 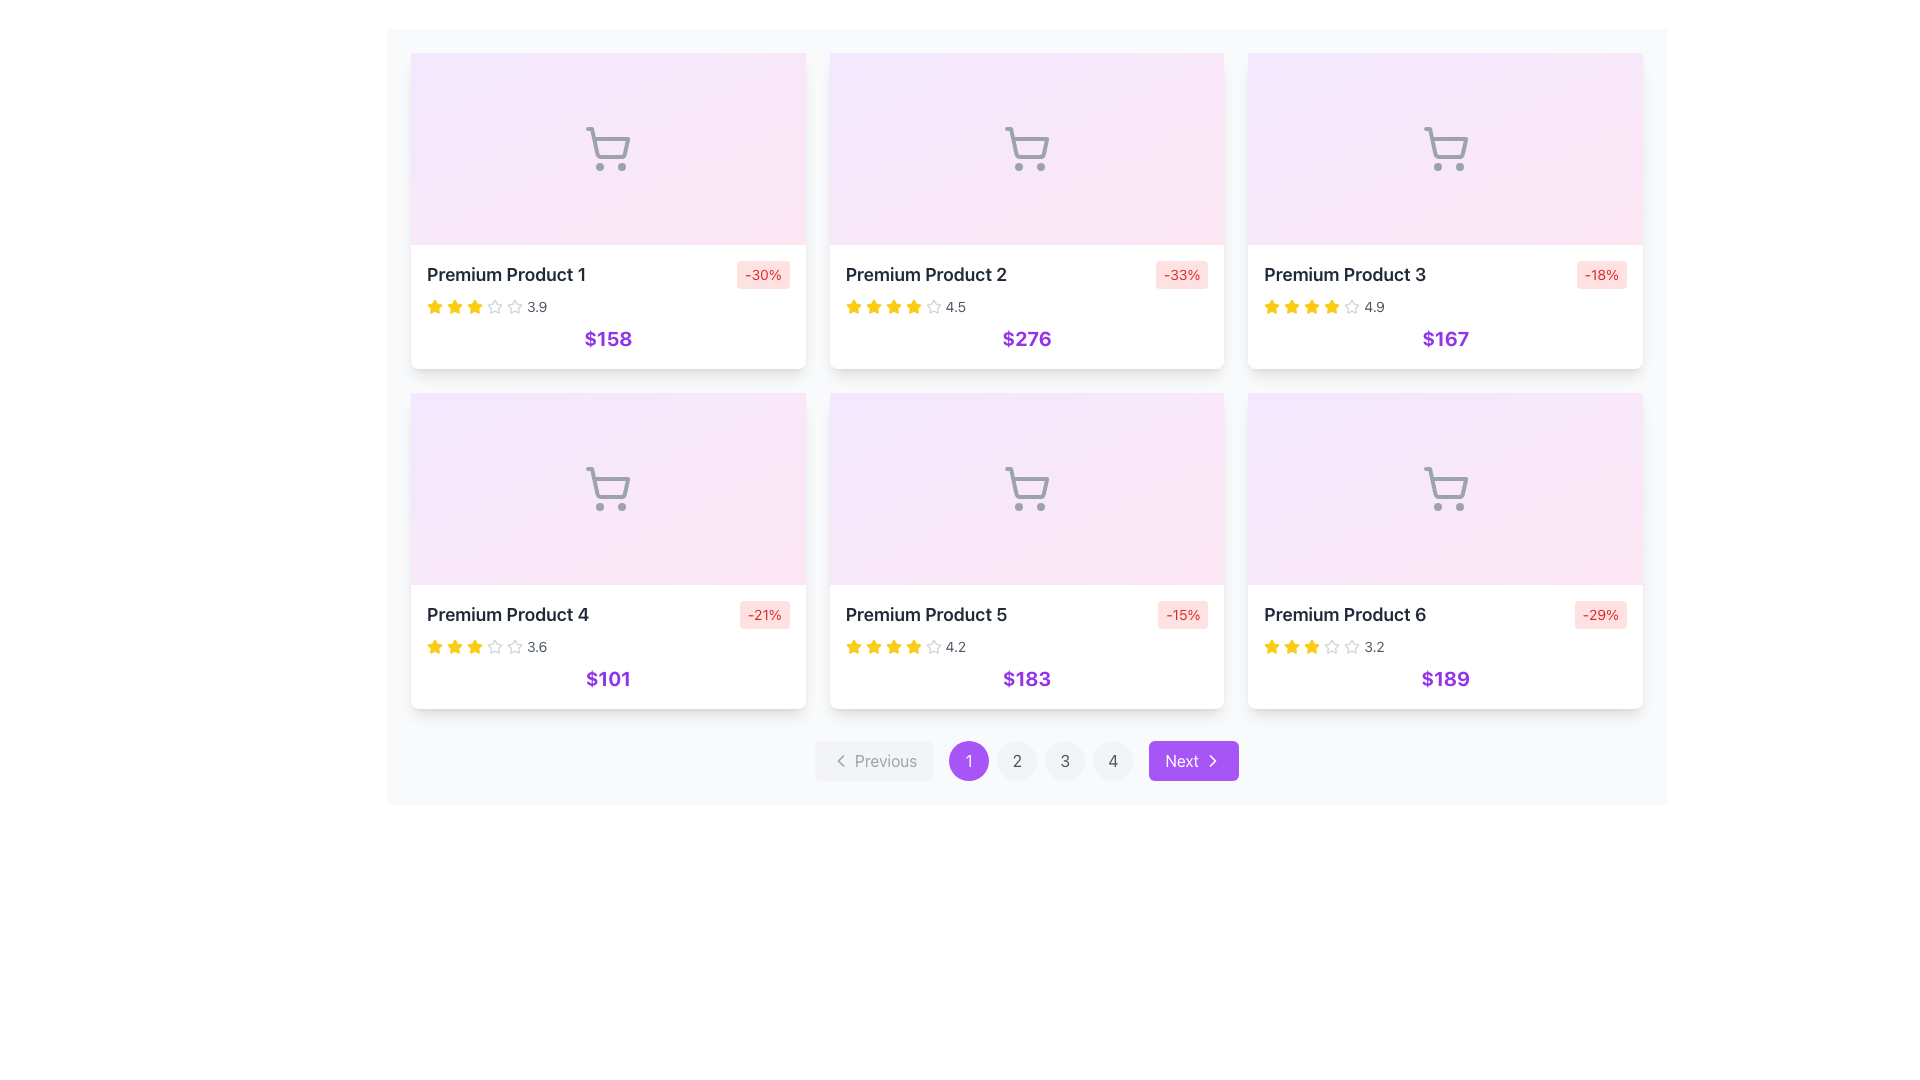 What do you see at coordinates (434, 646) in the screenshot?
I see `the second yellow star icon used as a rating indicator for 'Premium Product 4' located below its title` at bounding box center [434, 646].